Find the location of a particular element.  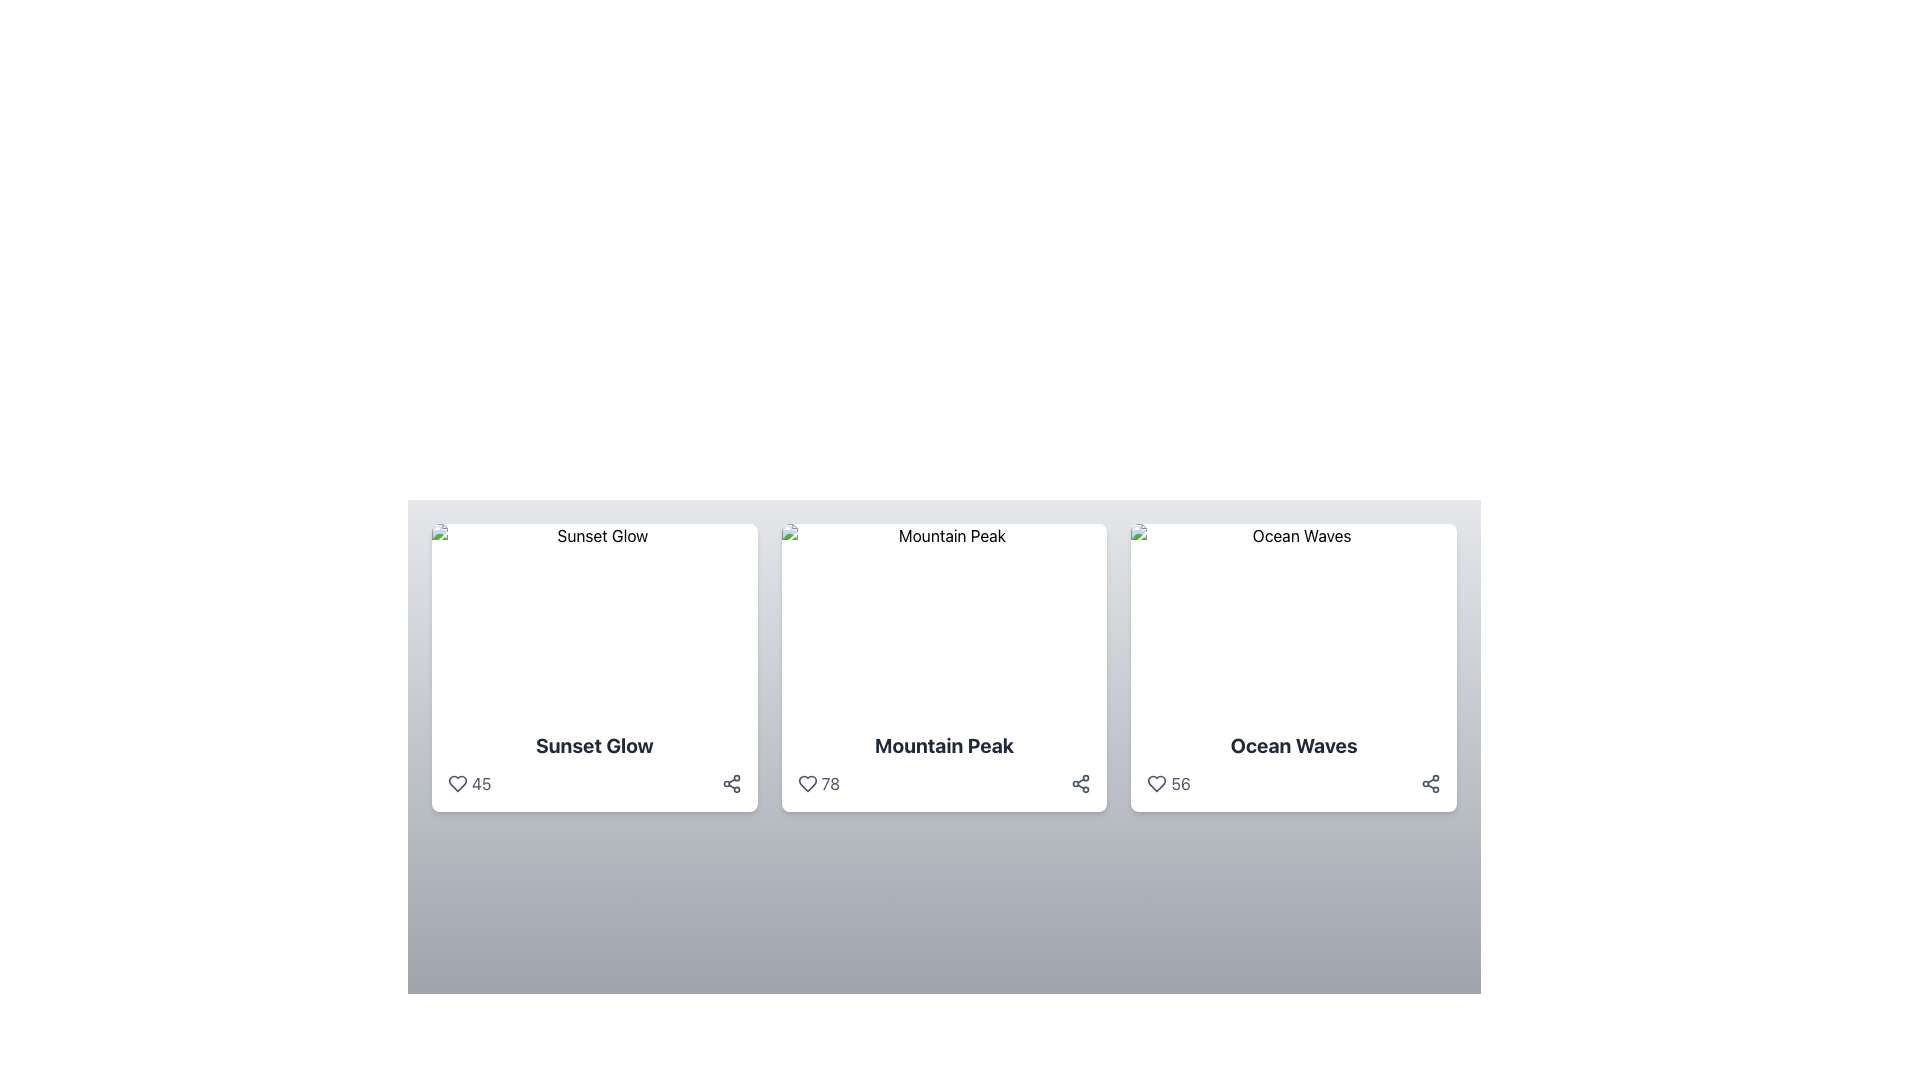

the image of the mountain peak located at the top of the card labeled 'Mountain Peak 78' is located at coordinates (943, 619).